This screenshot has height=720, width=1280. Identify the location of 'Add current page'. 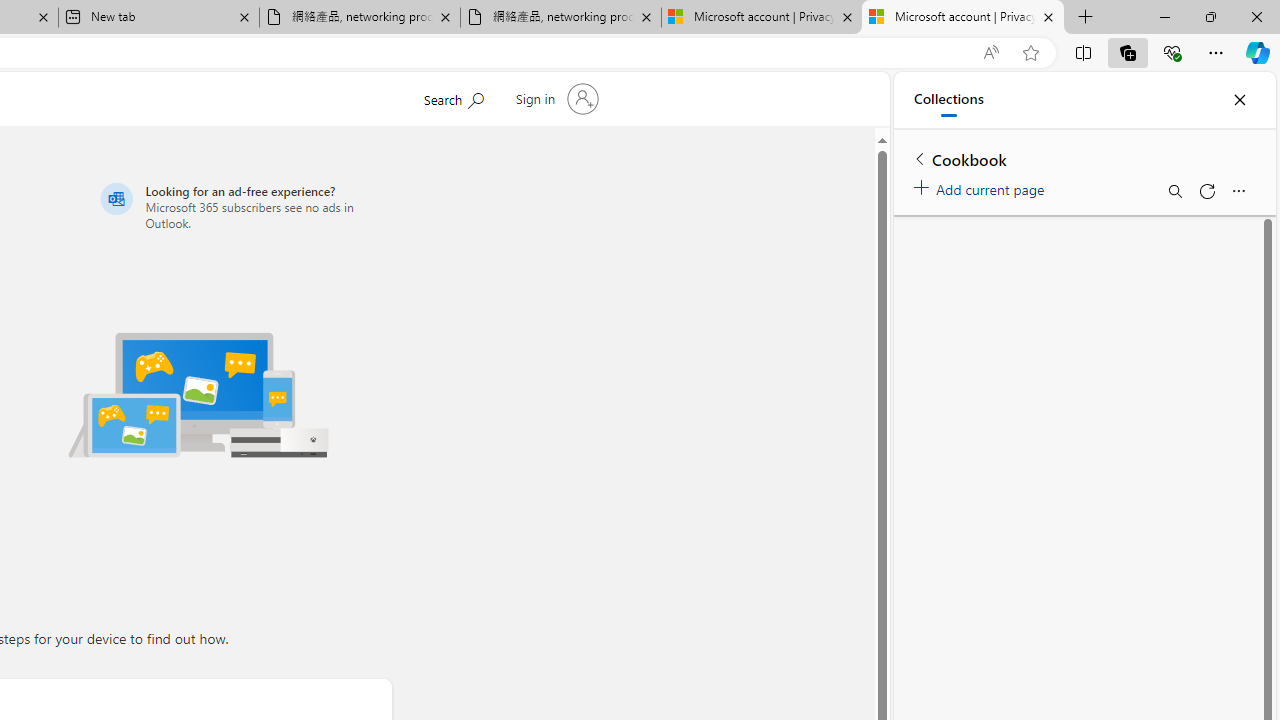
(983, 186).